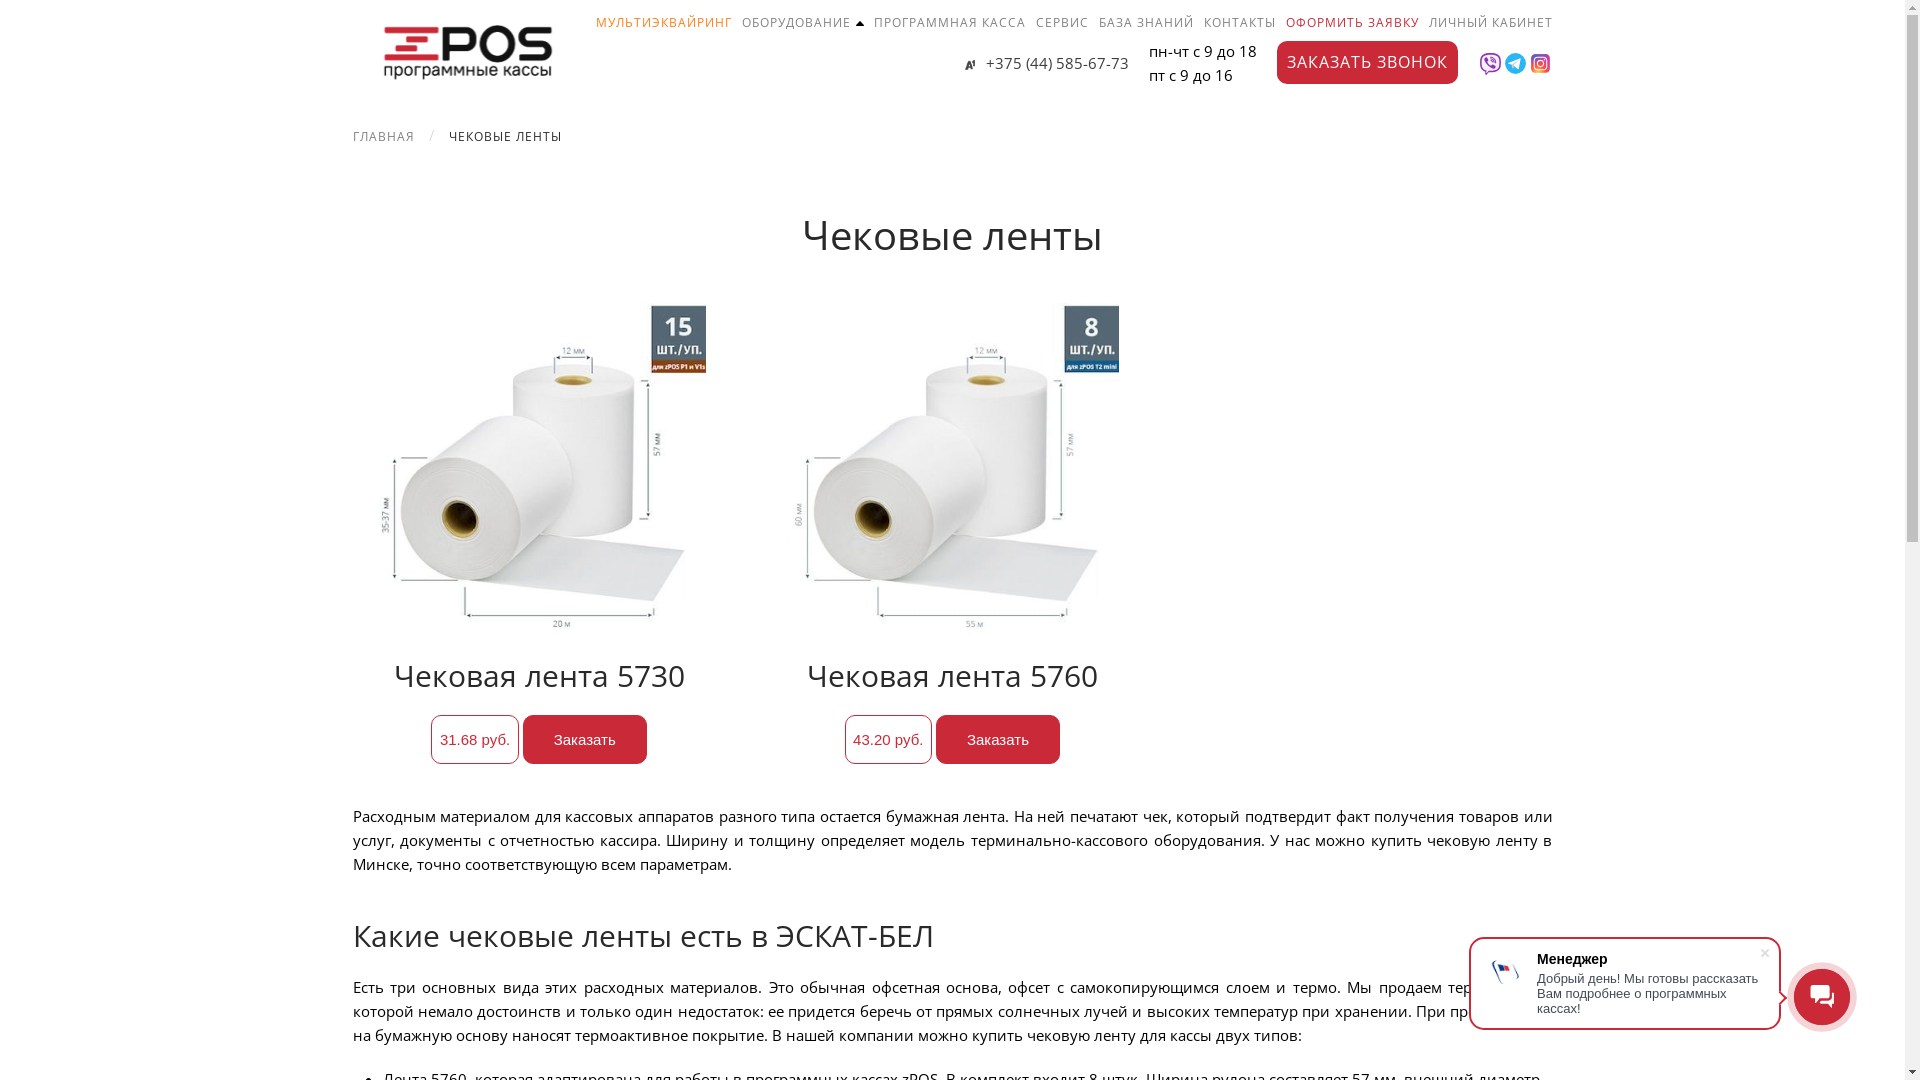 The image size is (1920, 1080). I want to click on '+375 (44) 585-67-73', so click(1045, 61).